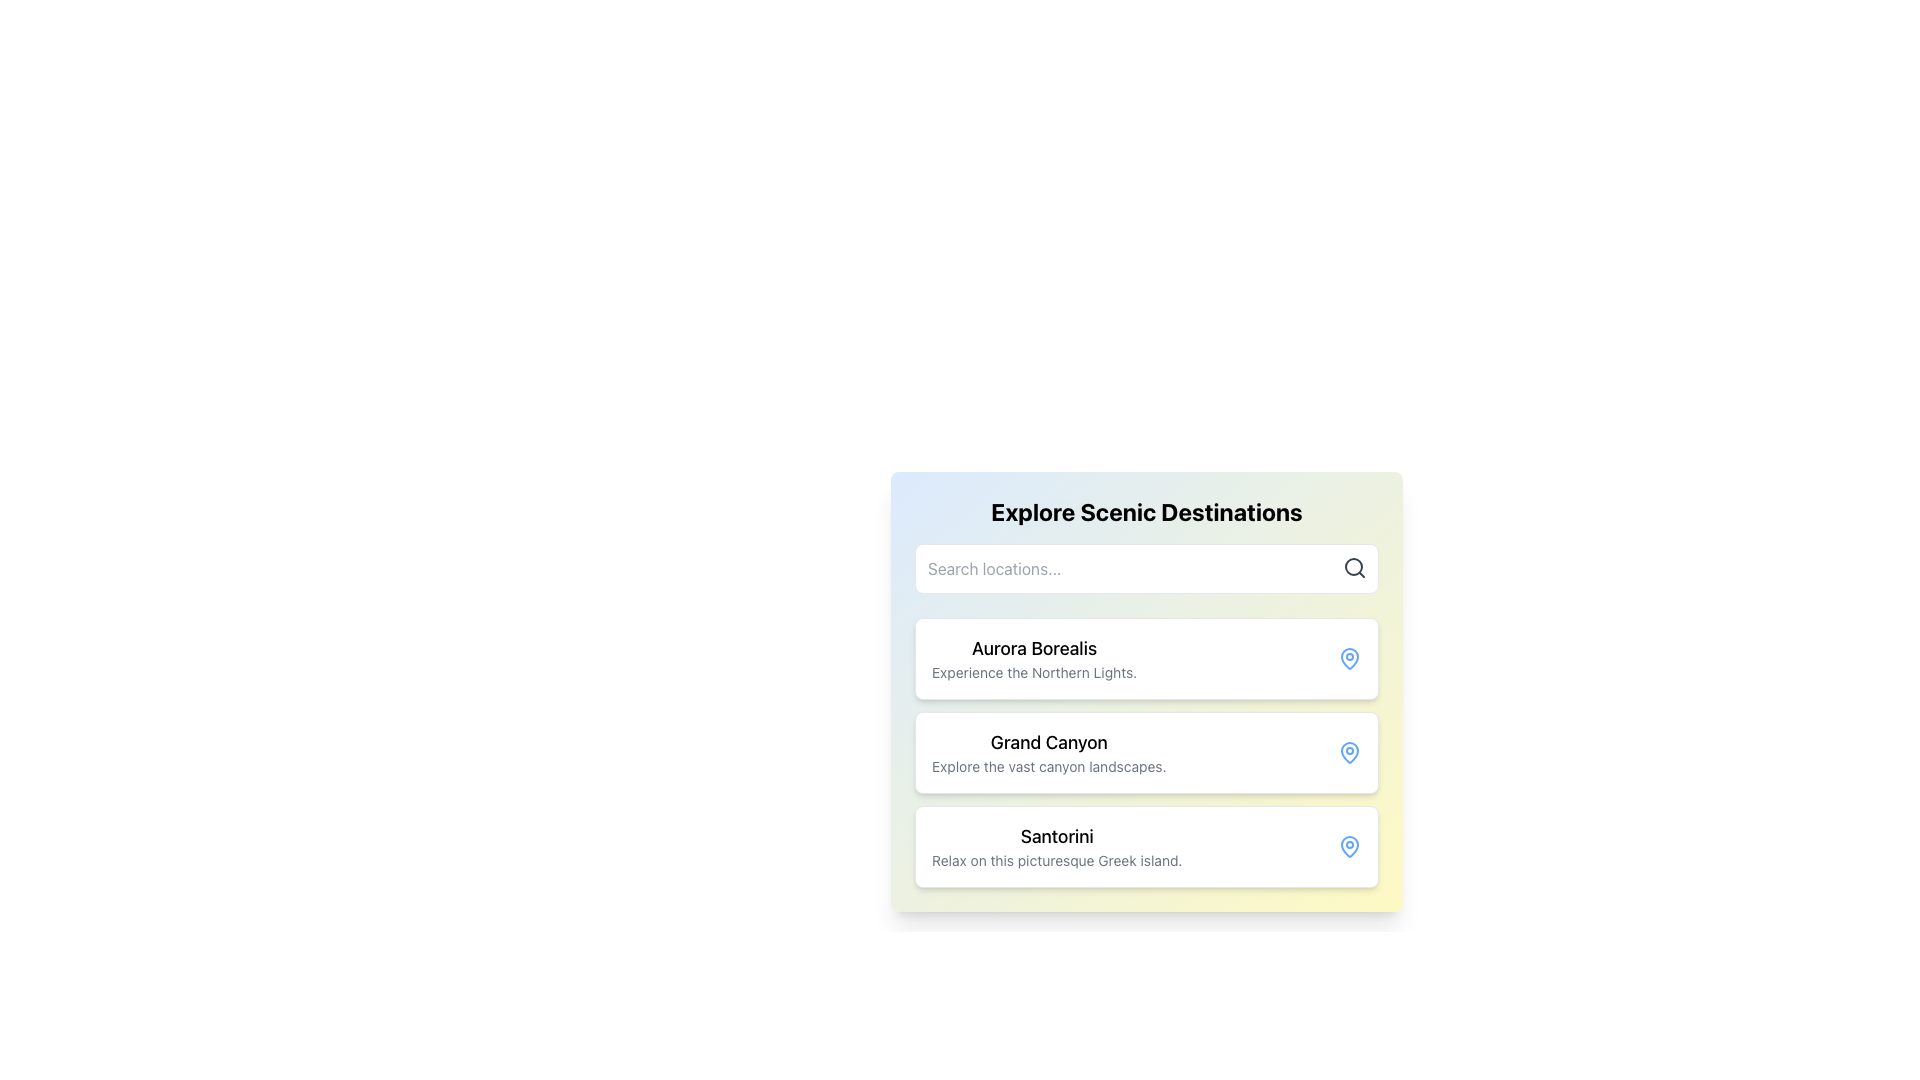  I want to click on the gray magnifying glass icon button located at the top-right corner of the search bar to initiate a search, so click(1354, 567).